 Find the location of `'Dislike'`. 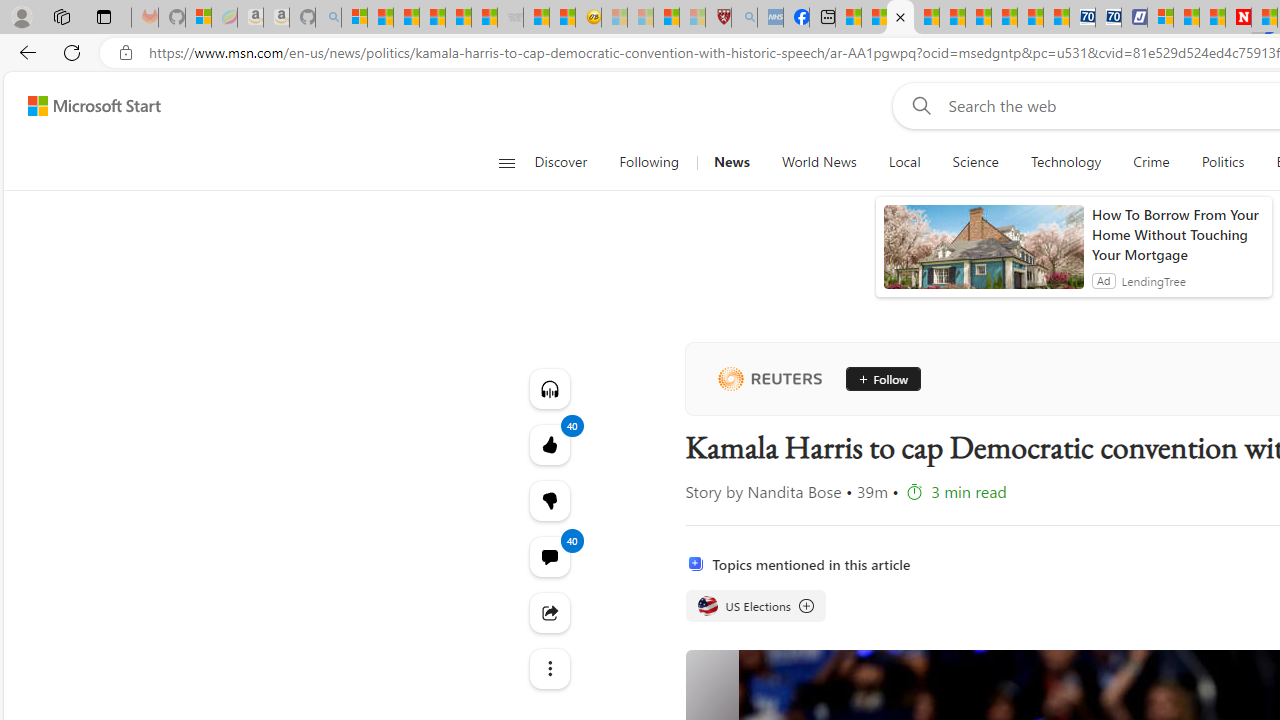

'Dislike' is located at coordinates (549, 500).